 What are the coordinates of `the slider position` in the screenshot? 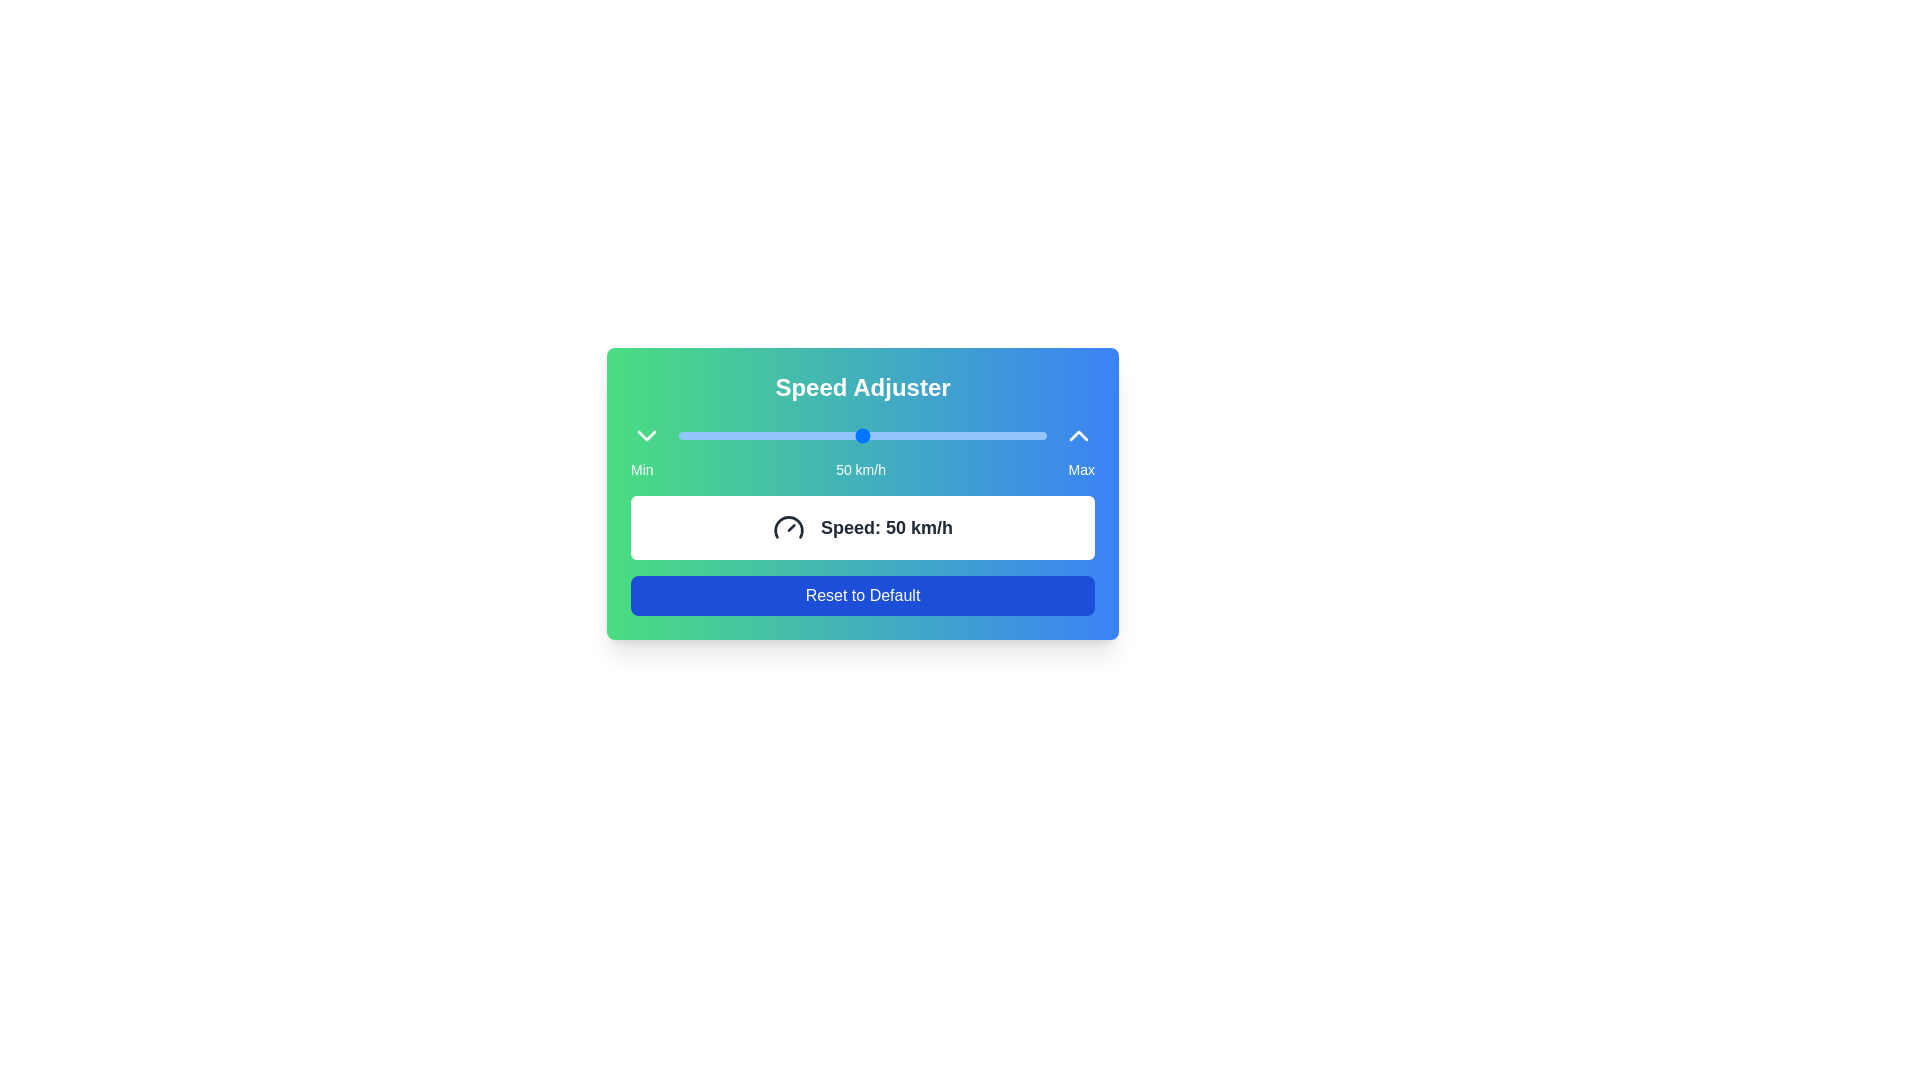 It's located at (818, 434).